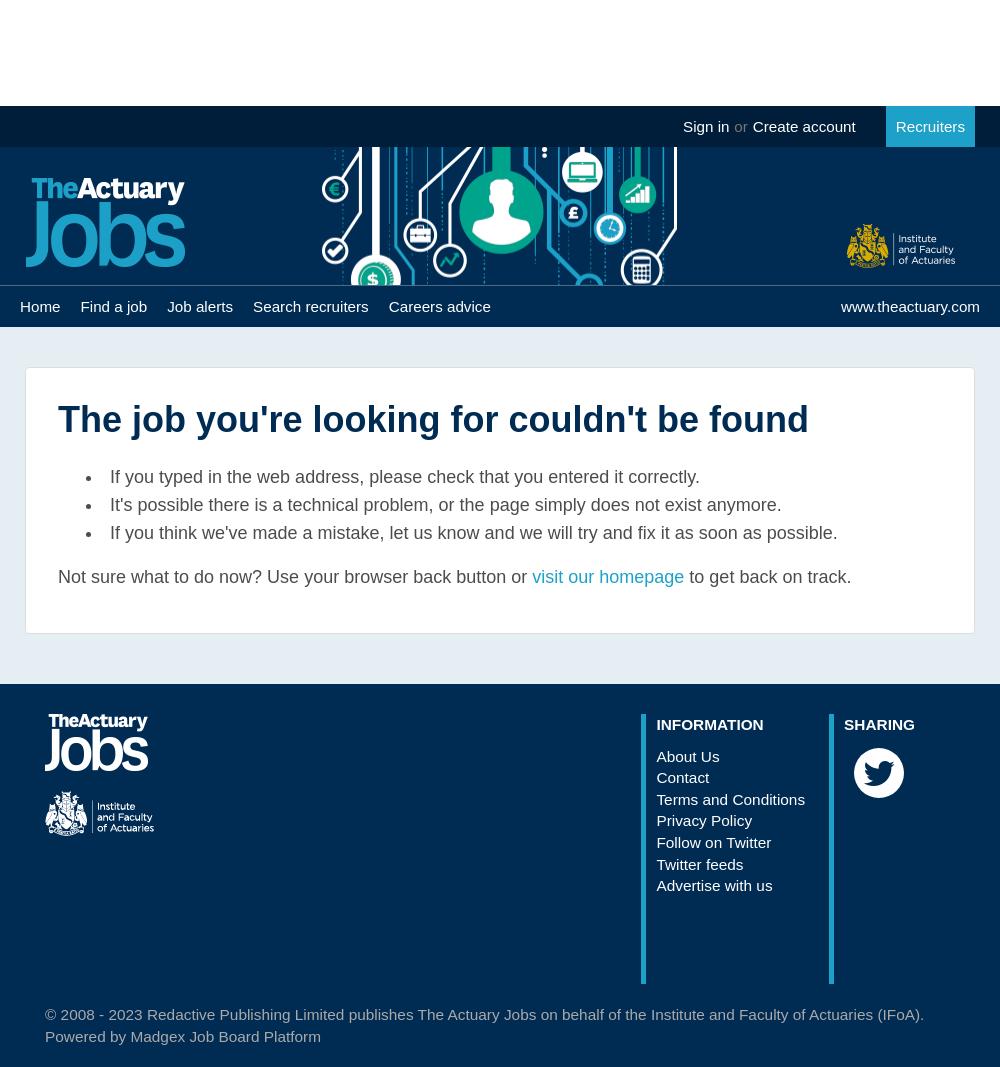 The height and width of the screenshot is (1067, 1000). What do you see at coordinates (483, 1024) in the screenshot?
I see `'© 2008 - 2023 Redactive Publishing Limited publishes The Actuary Jobs on
        behalf of the Institute and Faculty of Actuaries (IFoA). Powered by
        Madgex Job Board Platform'` at bounding box center [483, 1024].